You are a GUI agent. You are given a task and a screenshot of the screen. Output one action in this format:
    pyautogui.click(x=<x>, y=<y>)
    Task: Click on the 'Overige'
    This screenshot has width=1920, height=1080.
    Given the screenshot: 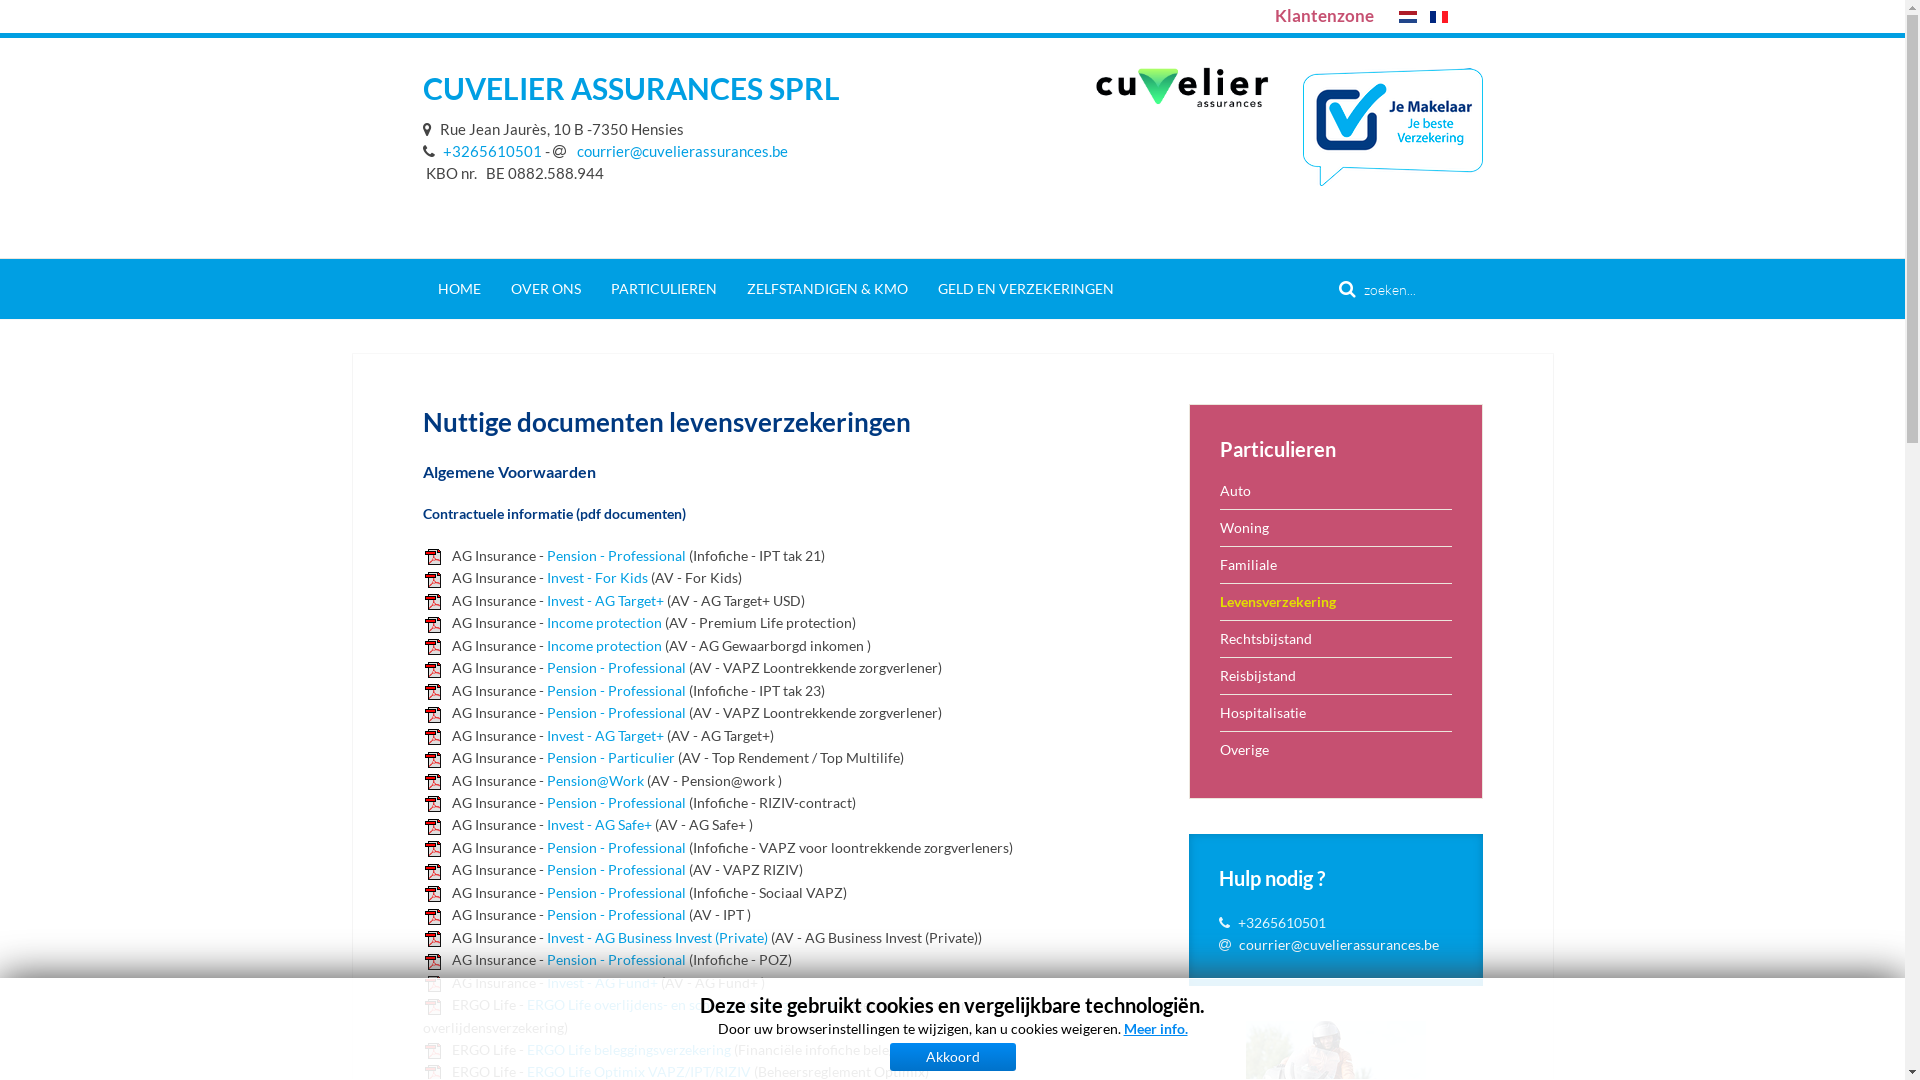 What is the action you would take?
    pyautogui.click(x=1335, y=749)
    